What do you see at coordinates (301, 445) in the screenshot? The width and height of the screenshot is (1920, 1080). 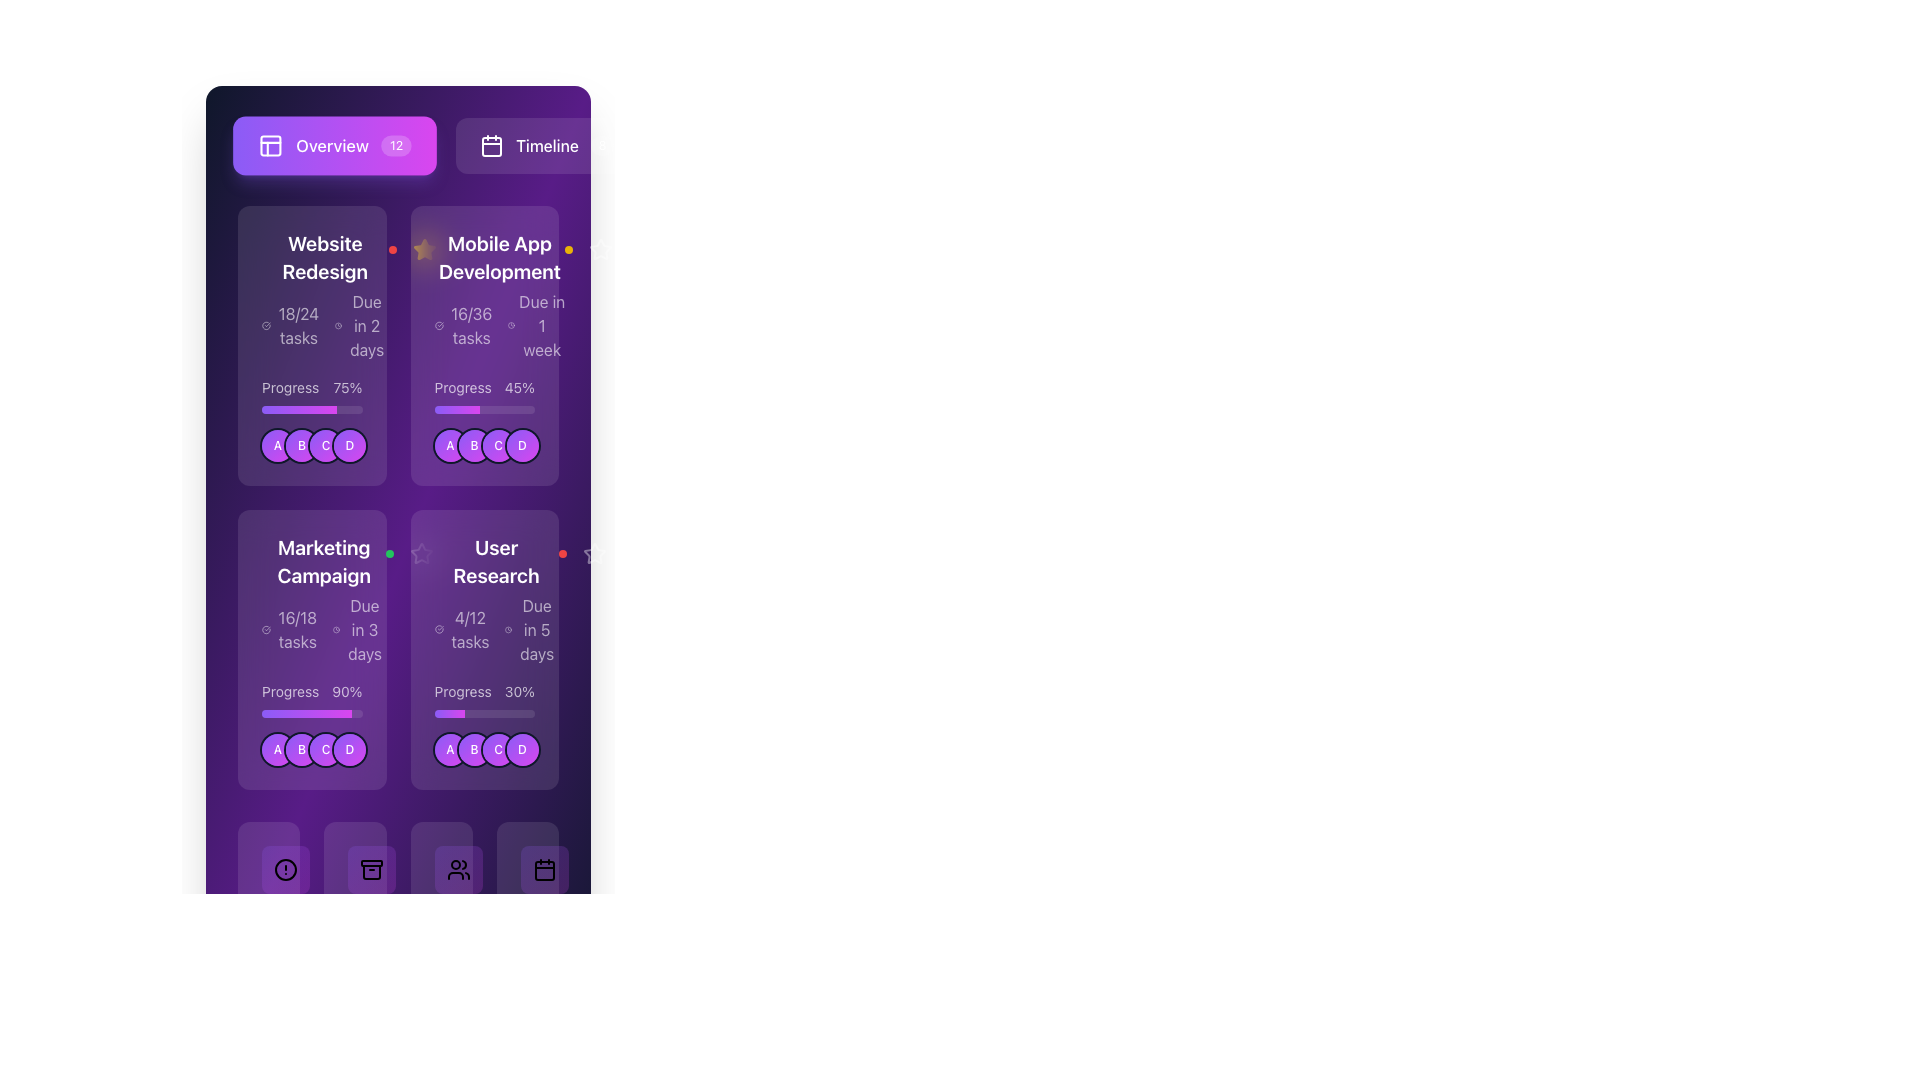 I see `the second circular badge representing a contributor for the 'Website Redesign' task` at bounding box center [301, 445].